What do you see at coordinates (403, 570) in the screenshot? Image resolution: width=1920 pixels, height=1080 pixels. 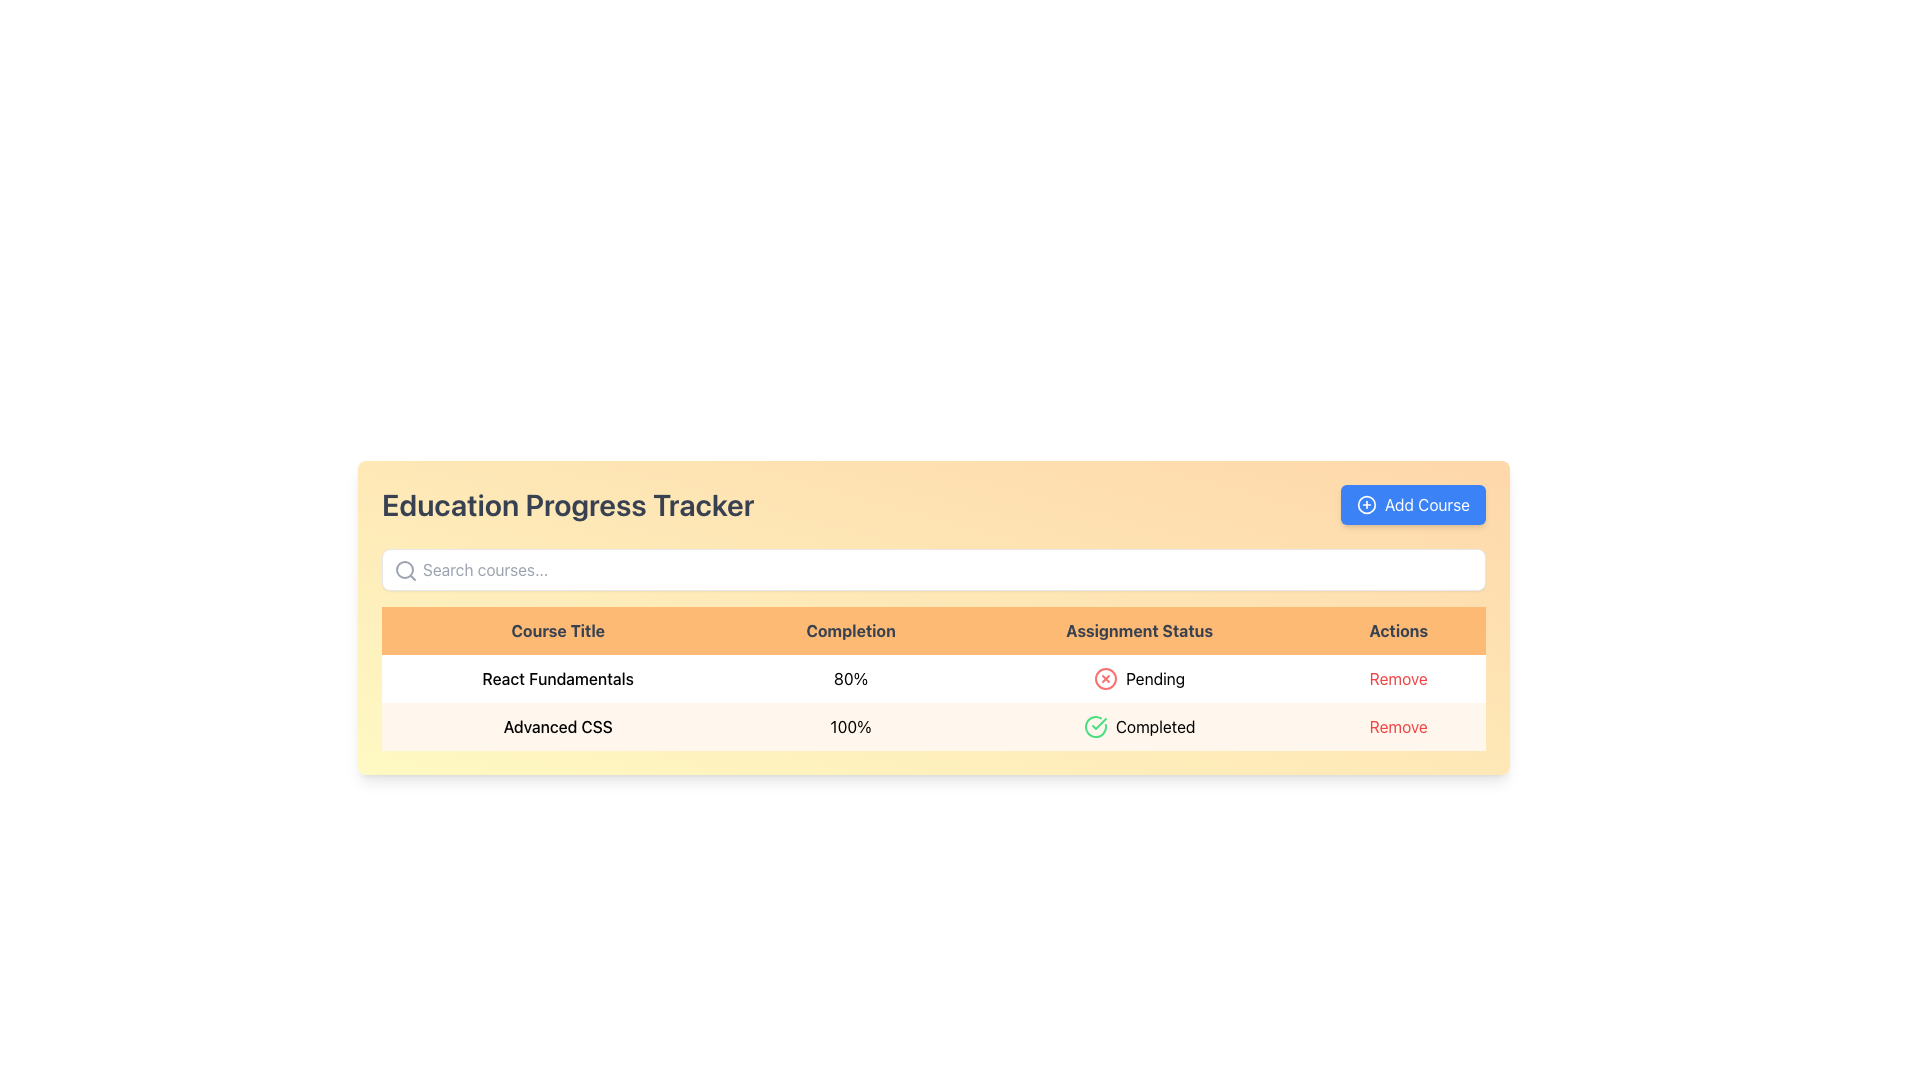 I see `the circular element of the search icon, which represents the search functionality in the upper-left area of the search bar beneath the title 'Education Progress Tracker'` at bounding box center [403, 570].